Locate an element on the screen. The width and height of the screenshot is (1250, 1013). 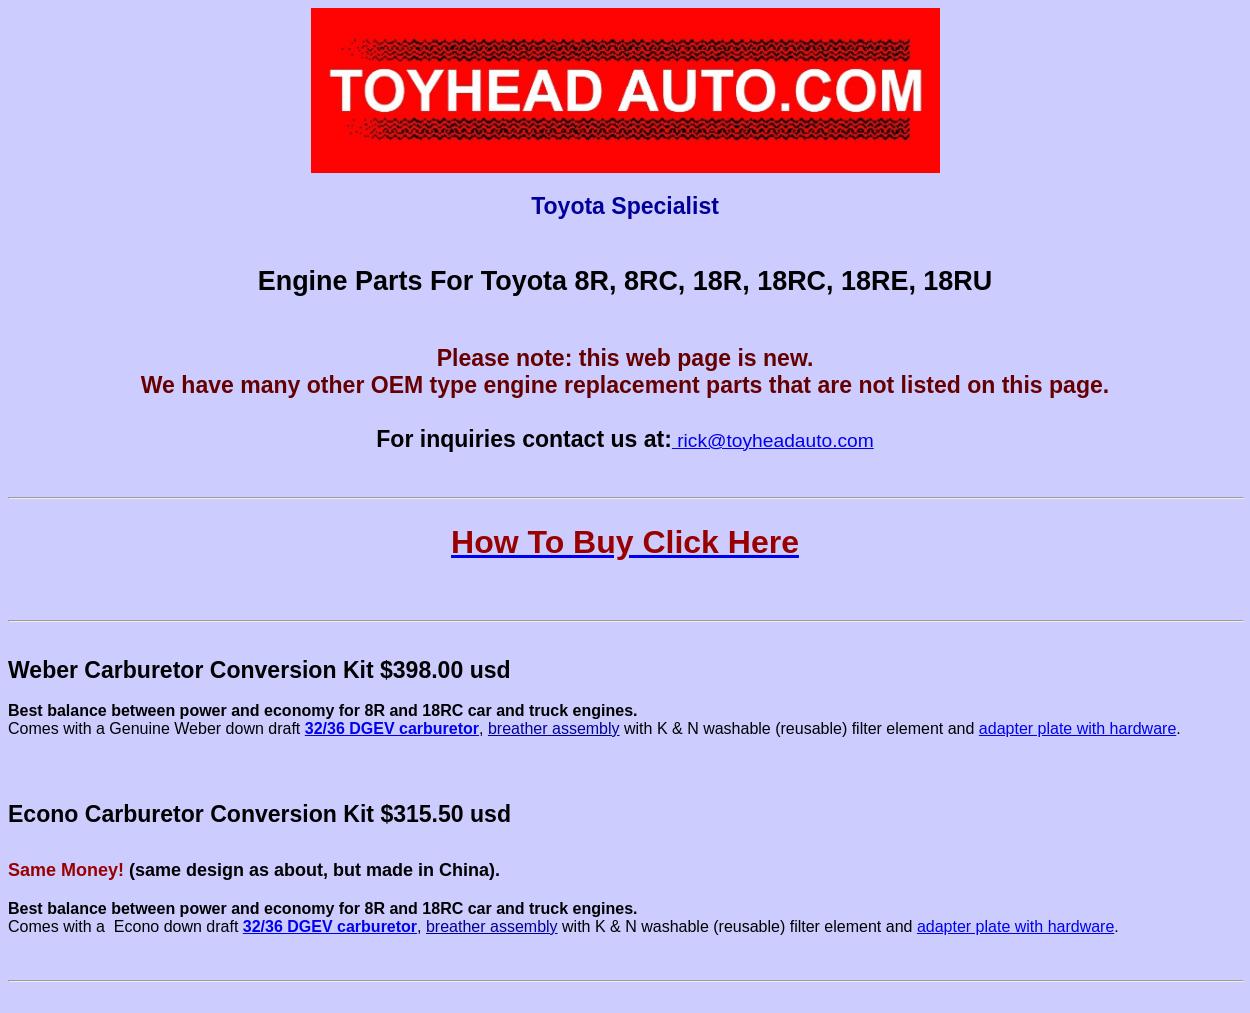
'Engine' is located at coordinates (257, 278).